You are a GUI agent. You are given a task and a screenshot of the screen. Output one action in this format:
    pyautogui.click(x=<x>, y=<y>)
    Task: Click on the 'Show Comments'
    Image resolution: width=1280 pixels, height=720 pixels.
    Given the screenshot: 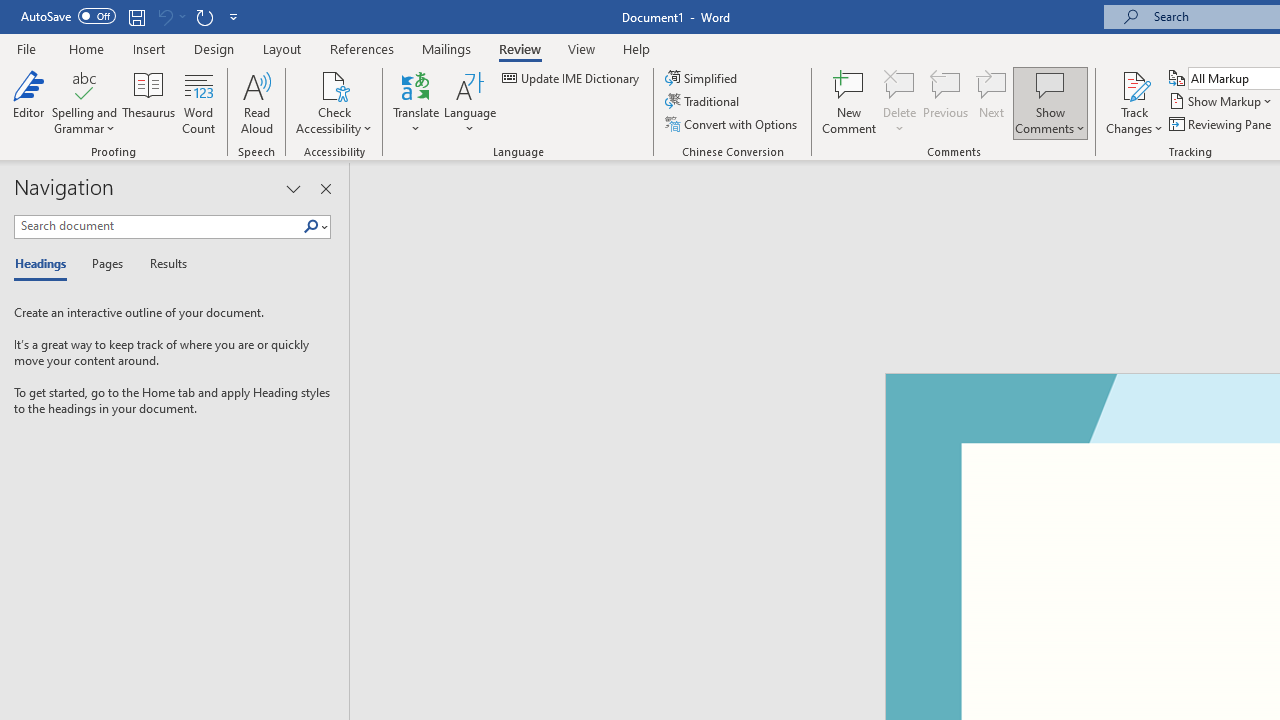 What is the action you would take?
    pyautogui.click(x=1049, y=103)
    